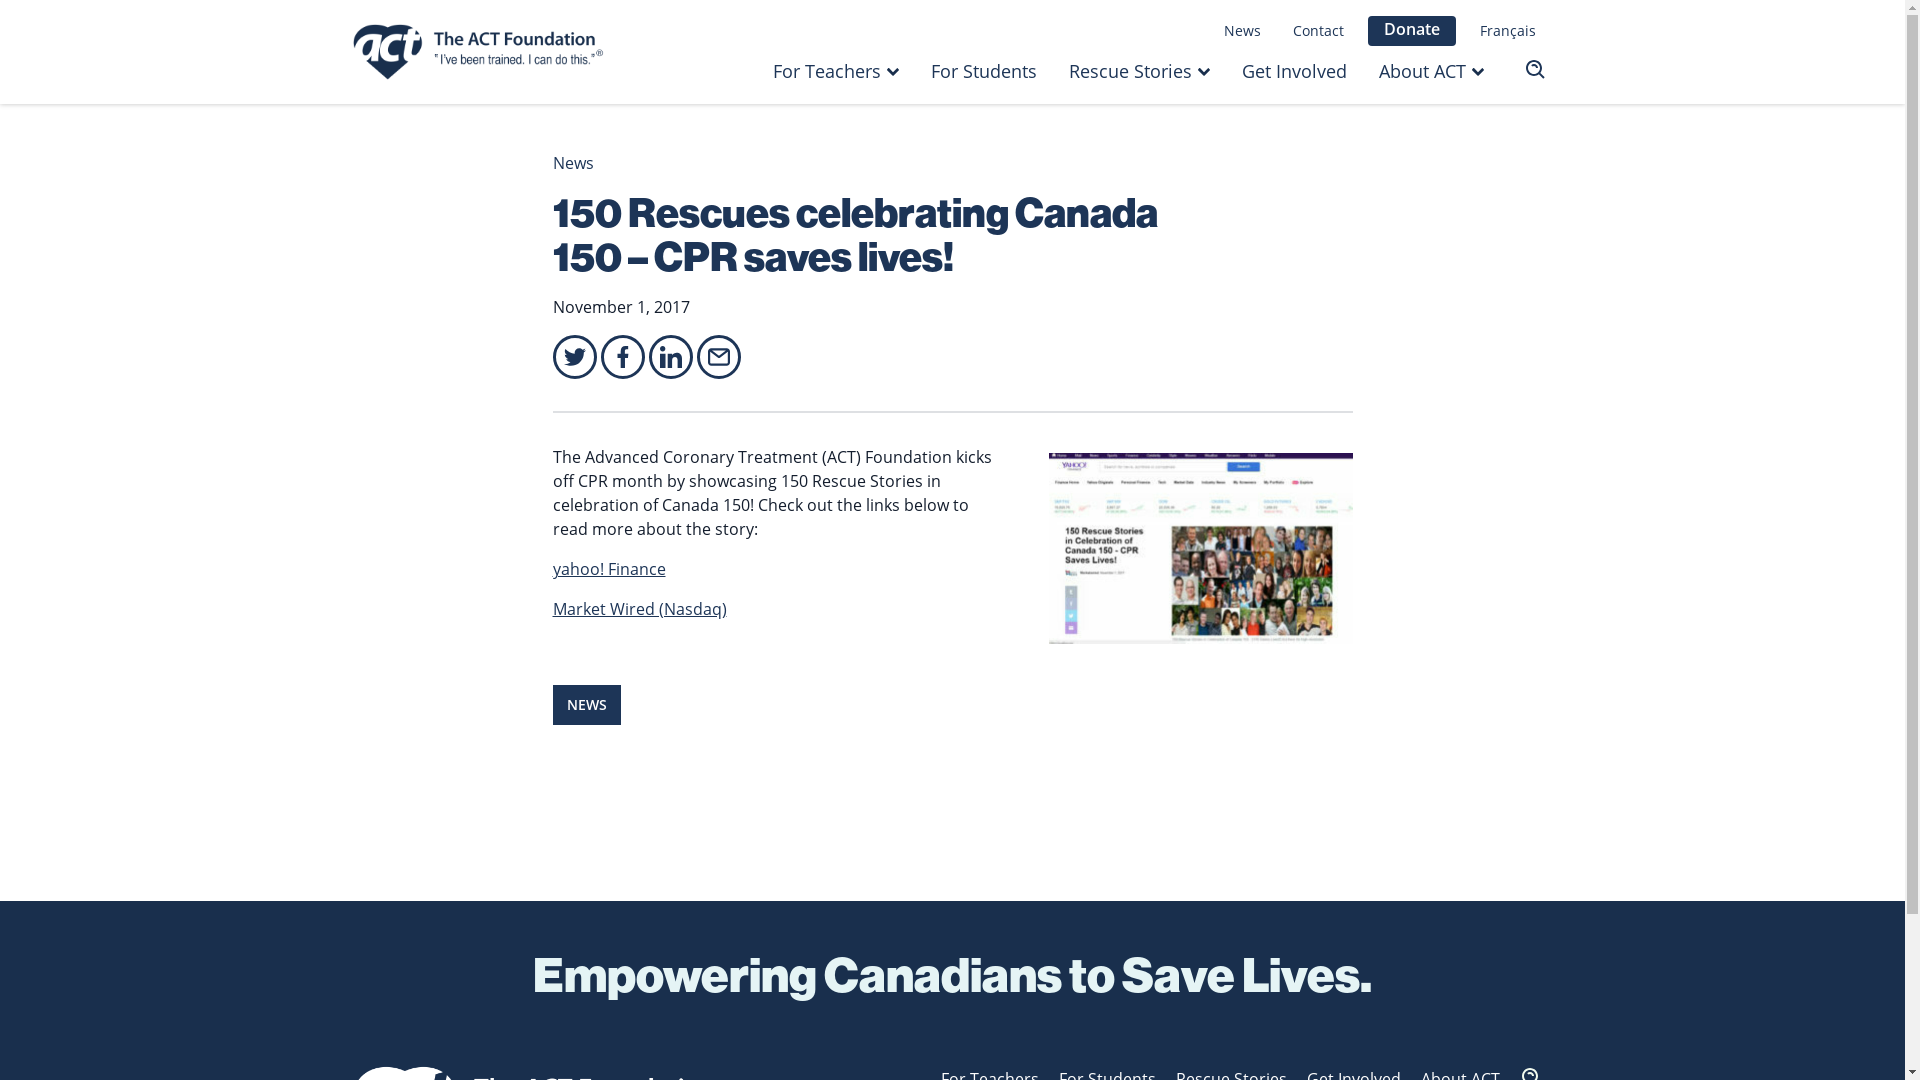 The height and width of the screenshot is (1080, 1920). I want to click on 'Search', so click(1525, 69).